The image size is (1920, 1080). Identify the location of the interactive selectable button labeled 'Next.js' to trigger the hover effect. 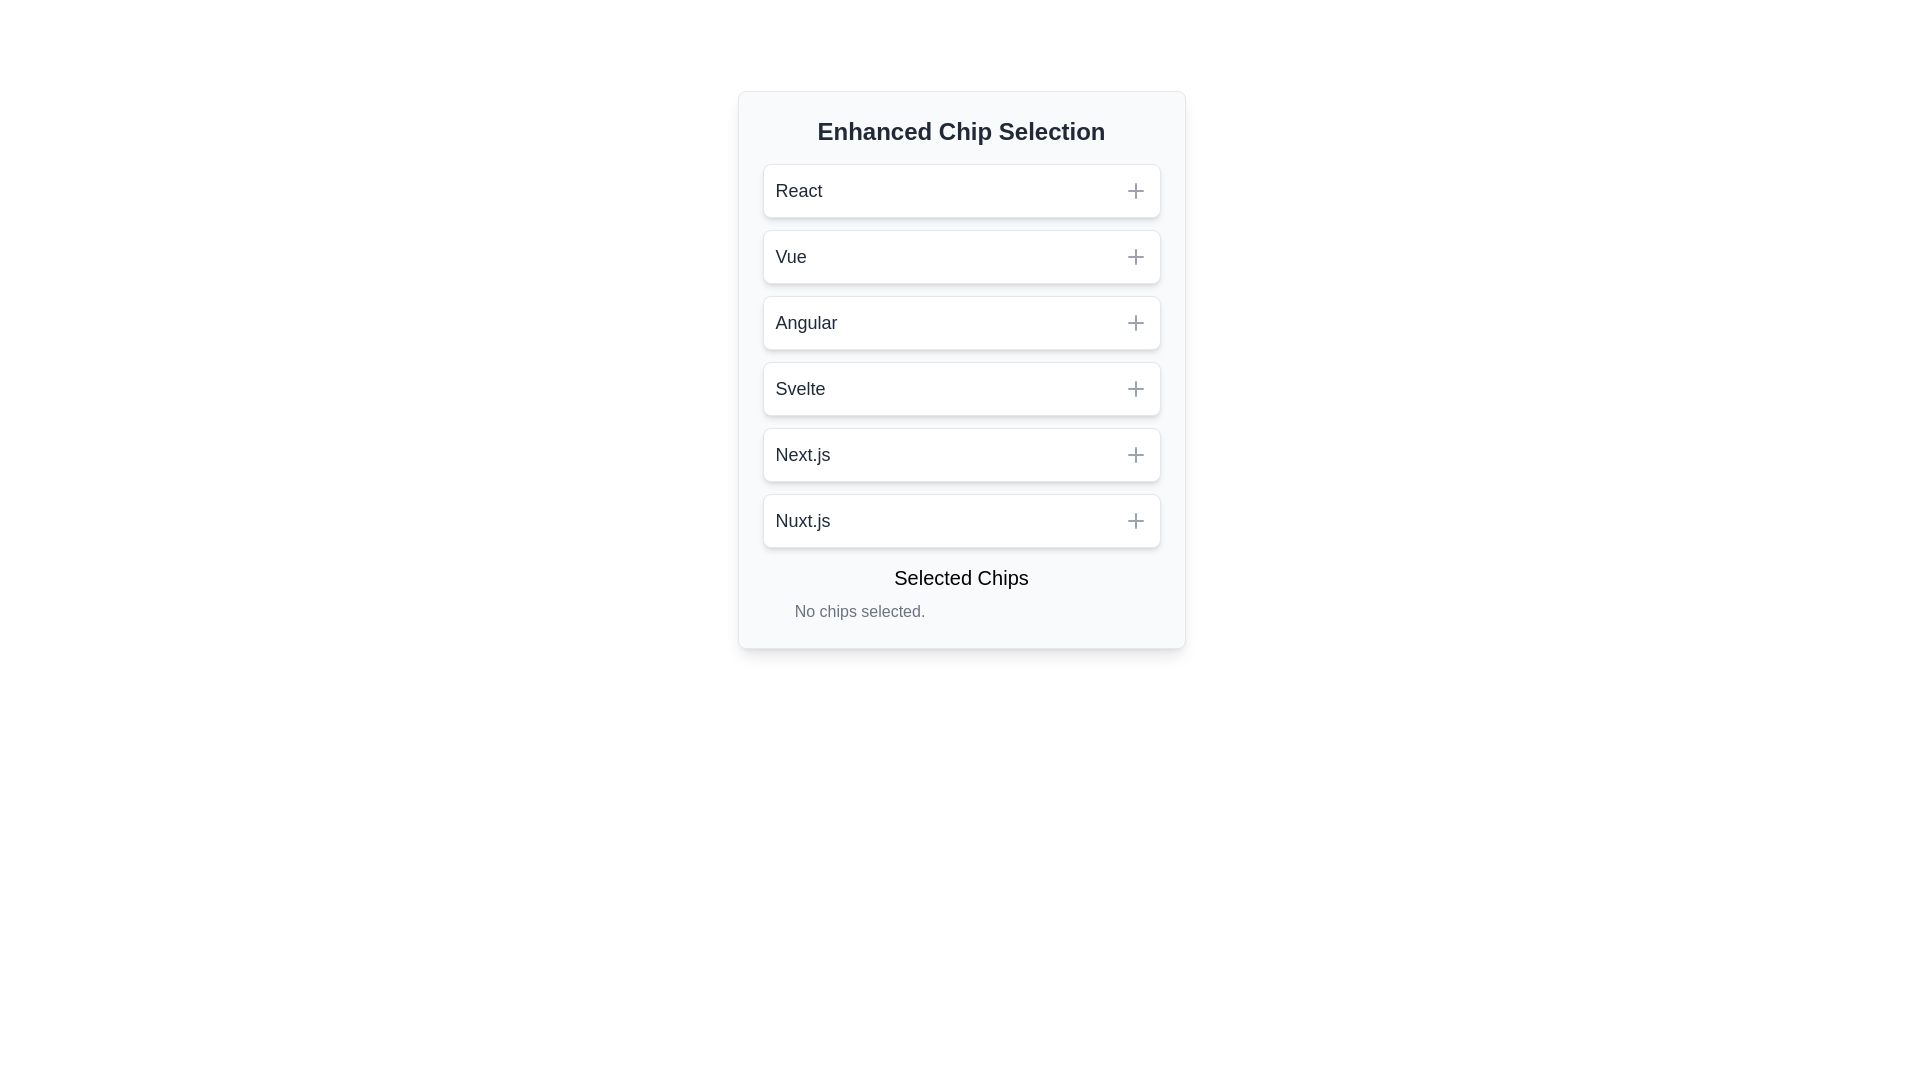
(961, 455).